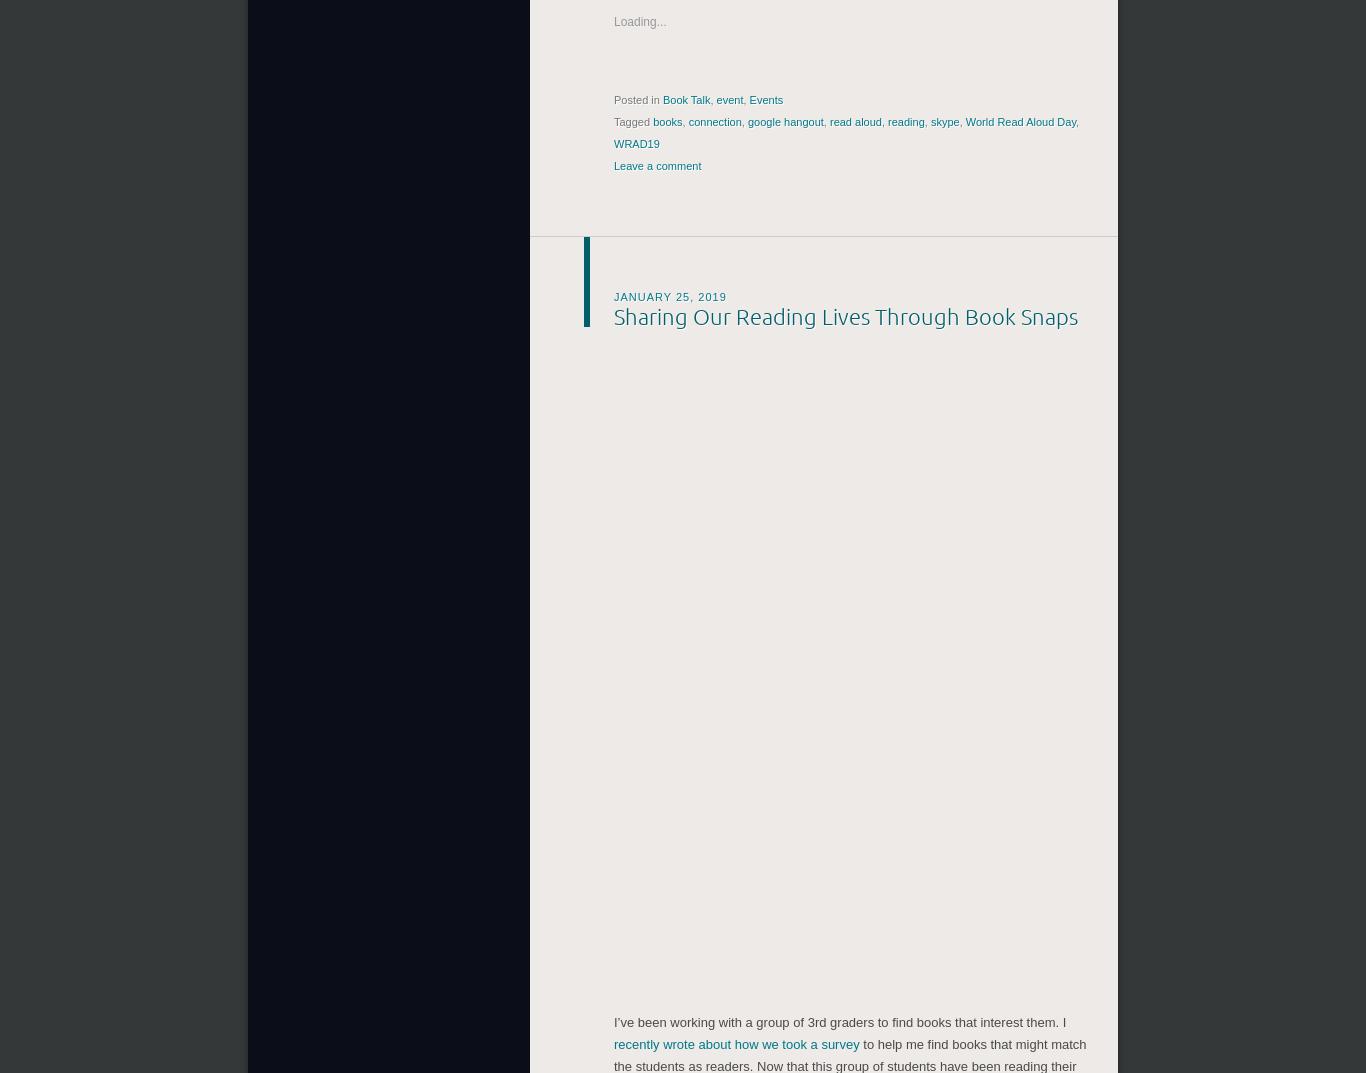 The width and height of the screenshot is (1366, 1073). What do you see at coordinates (766, 96) in the screenshot?
I see `'Events'` at bounding box center [766, 96].